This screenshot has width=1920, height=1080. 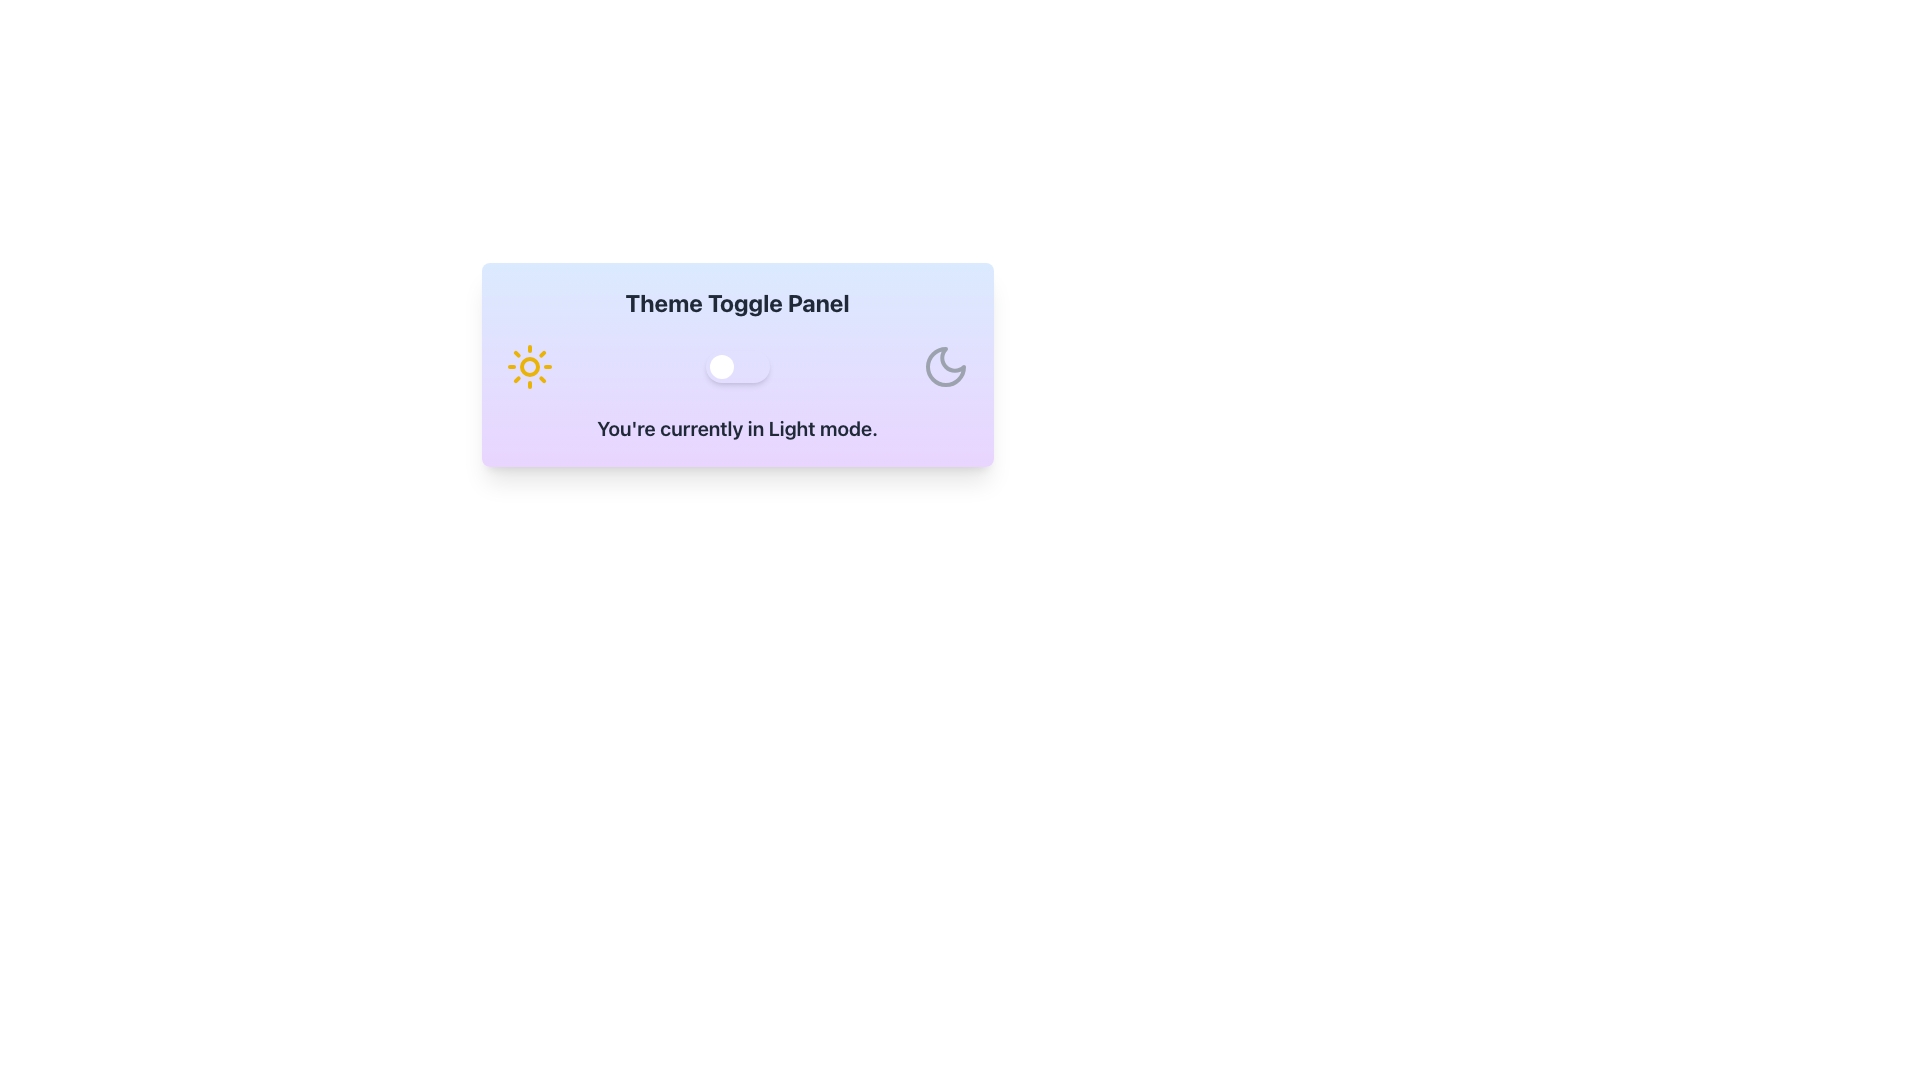 What do you see at coordinates (944, 366) in the screenshot?
I see `the crescent moon icon in the top-right corner of the Theme Toggle Panel` at bounding box center [944, 366].